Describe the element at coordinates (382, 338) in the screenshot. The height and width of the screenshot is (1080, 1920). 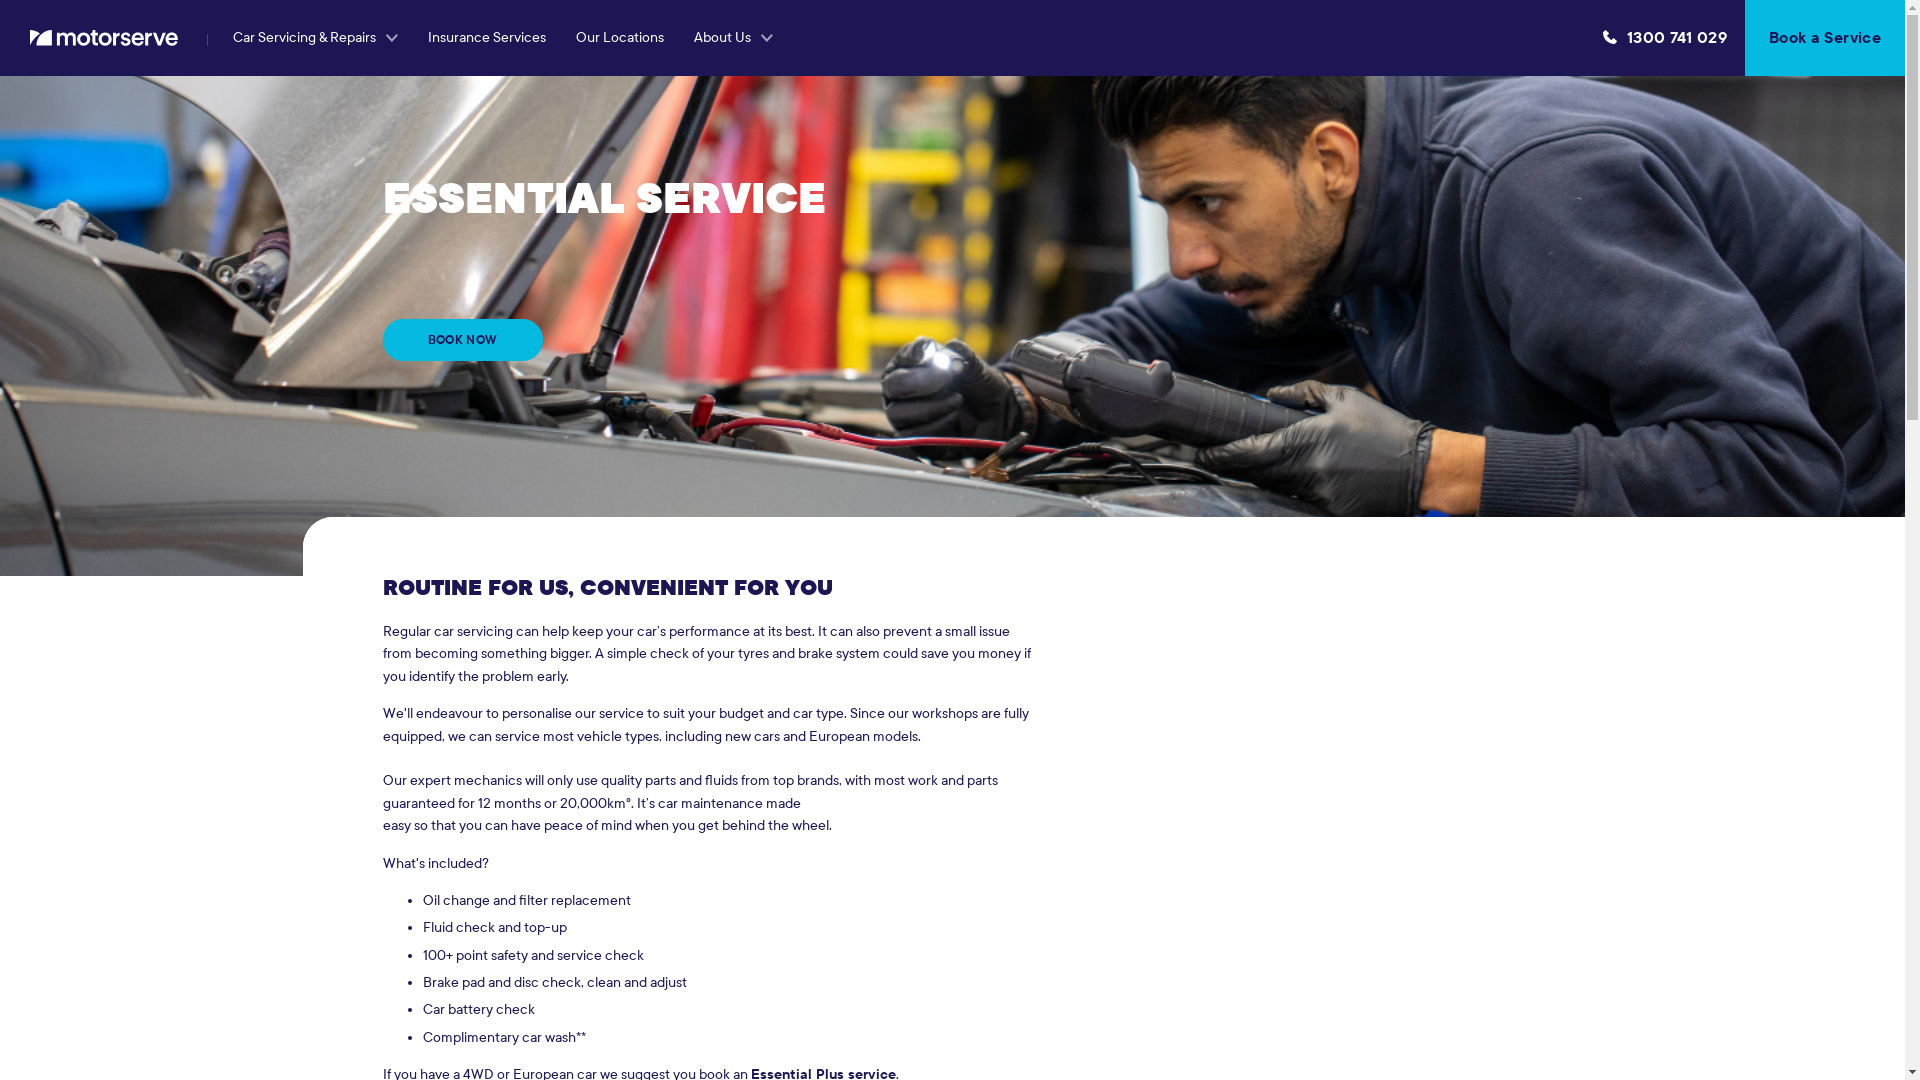
I see `'BOOK NOW'` at that location.